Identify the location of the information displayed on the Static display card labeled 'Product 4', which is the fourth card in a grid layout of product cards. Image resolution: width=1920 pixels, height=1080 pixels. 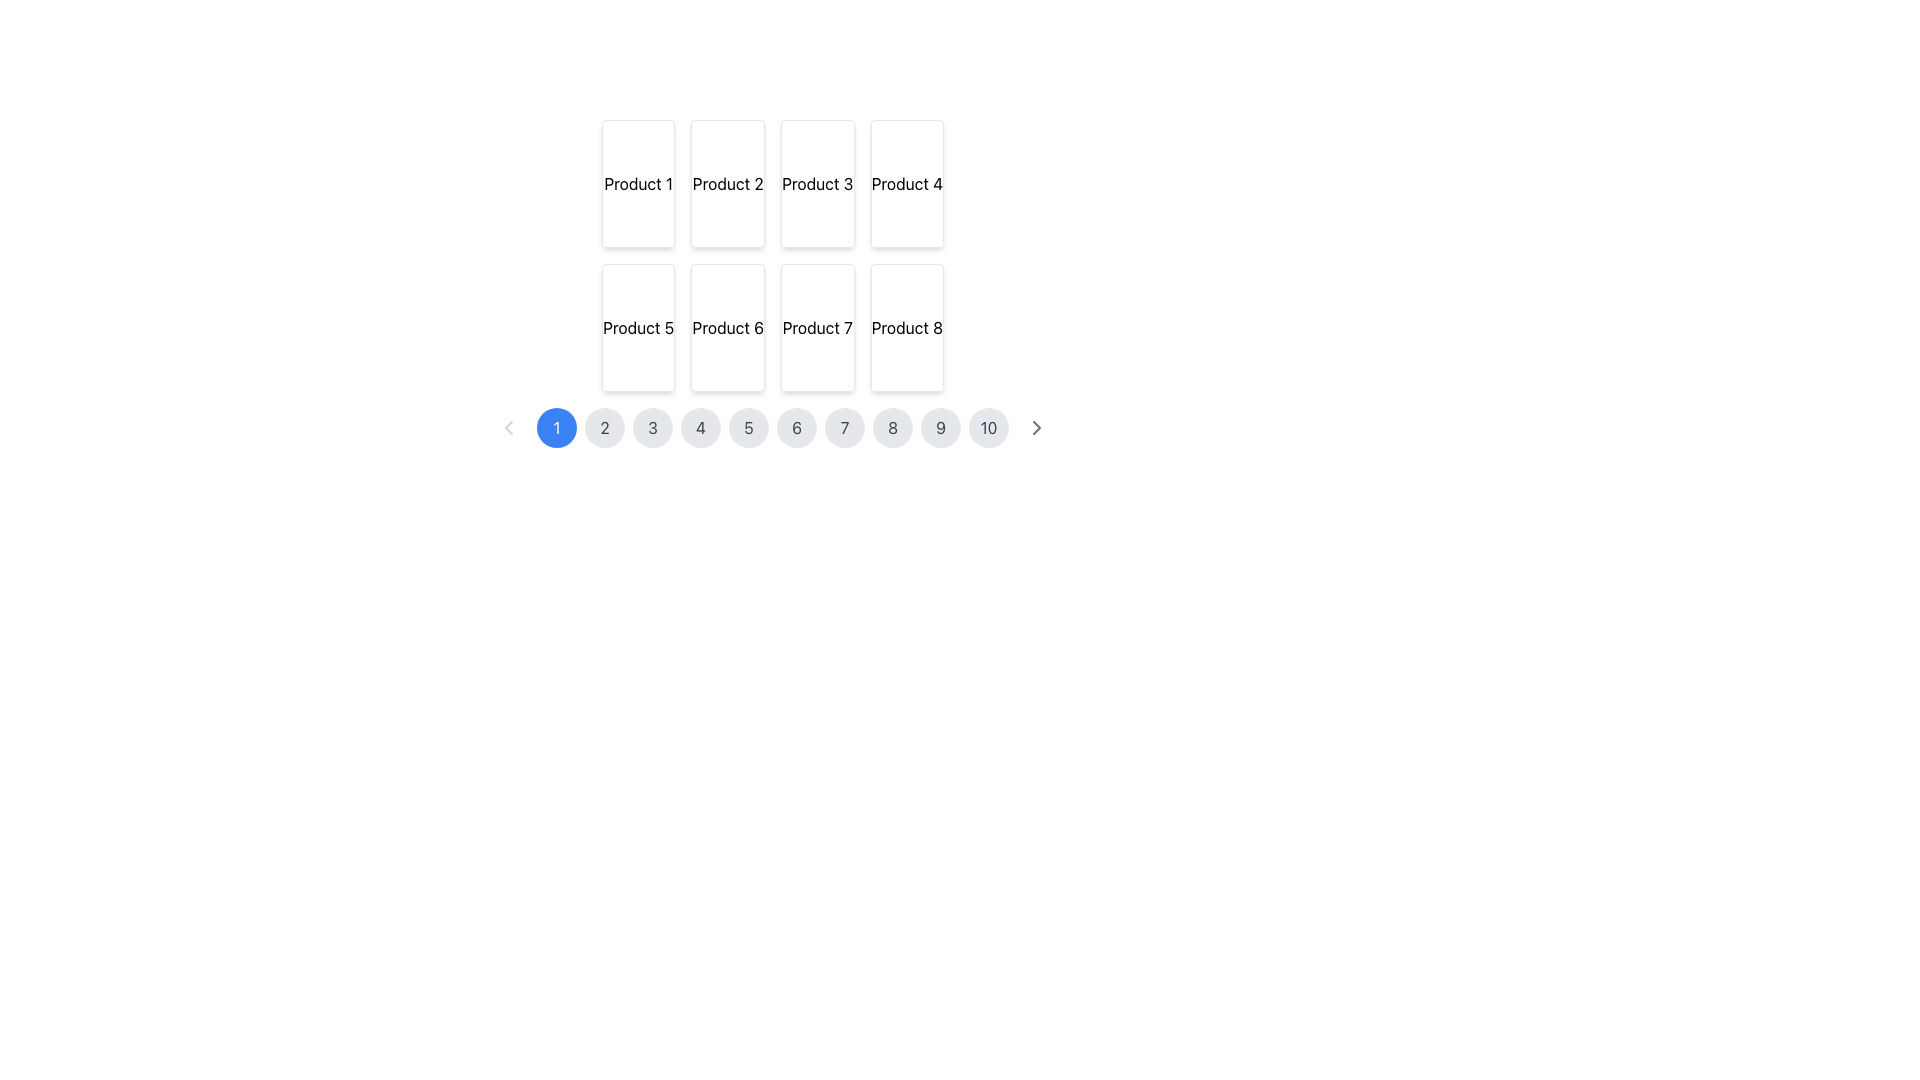
(906, 184).